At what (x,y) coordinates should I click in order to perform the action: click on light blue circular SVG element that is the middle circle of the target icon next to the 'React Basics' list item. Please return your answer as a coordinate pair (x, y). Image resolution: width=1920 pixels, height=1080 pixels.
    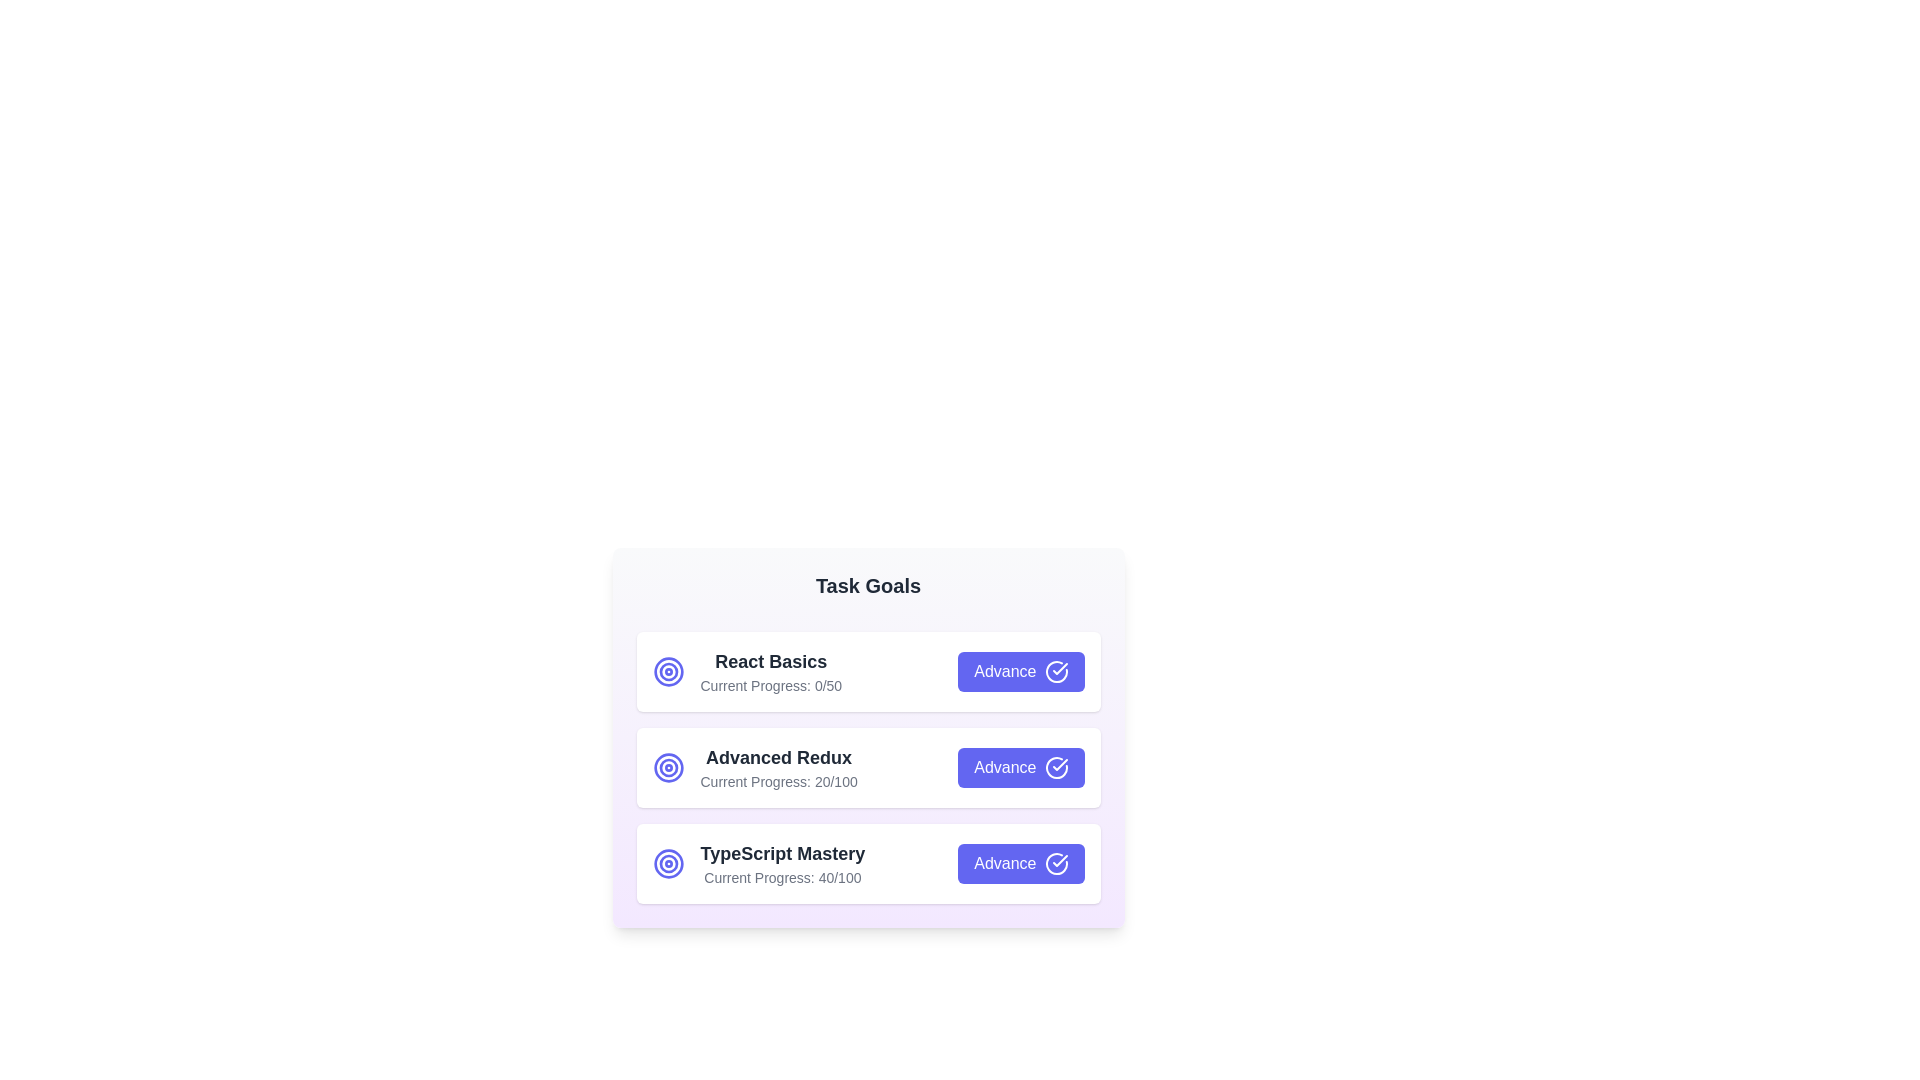
    Looking at the image, I should click on (668, 863).